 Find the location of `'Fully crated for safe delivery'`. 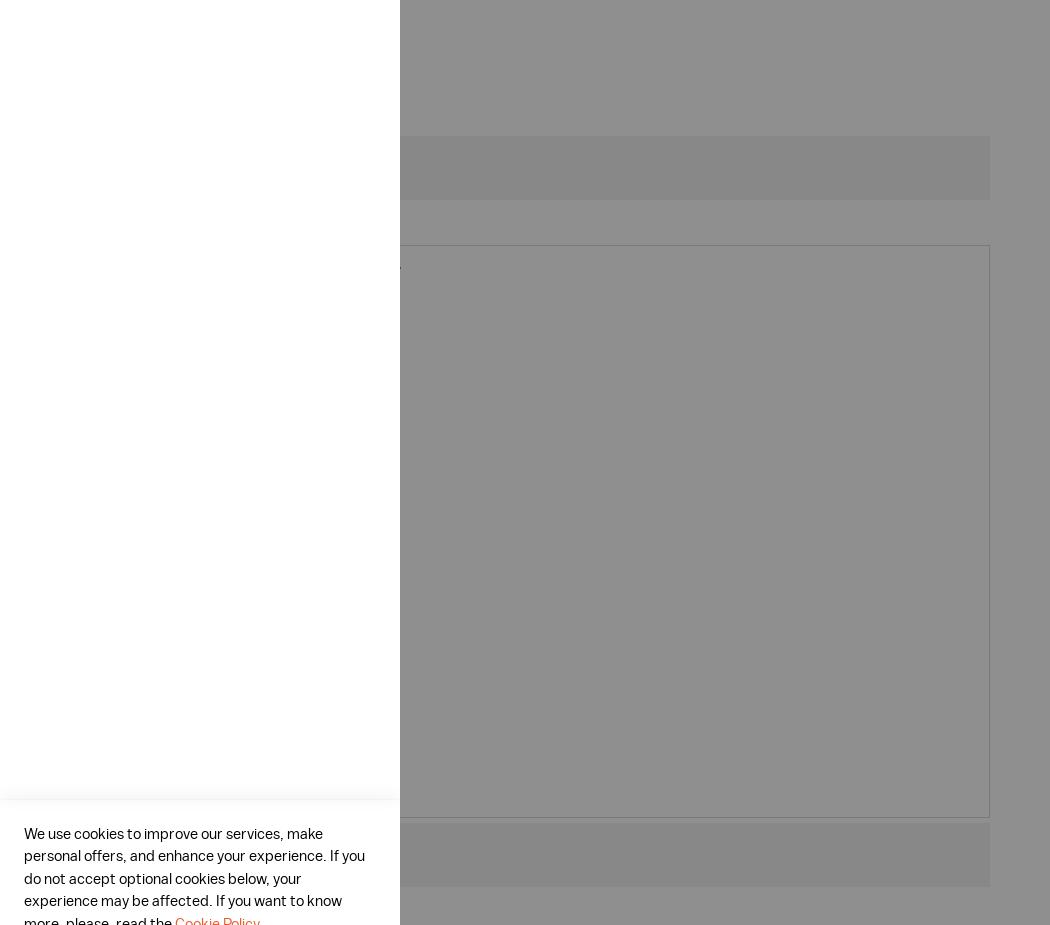

'Fully crated for safe delivery' is located at coordinates (197, 744).